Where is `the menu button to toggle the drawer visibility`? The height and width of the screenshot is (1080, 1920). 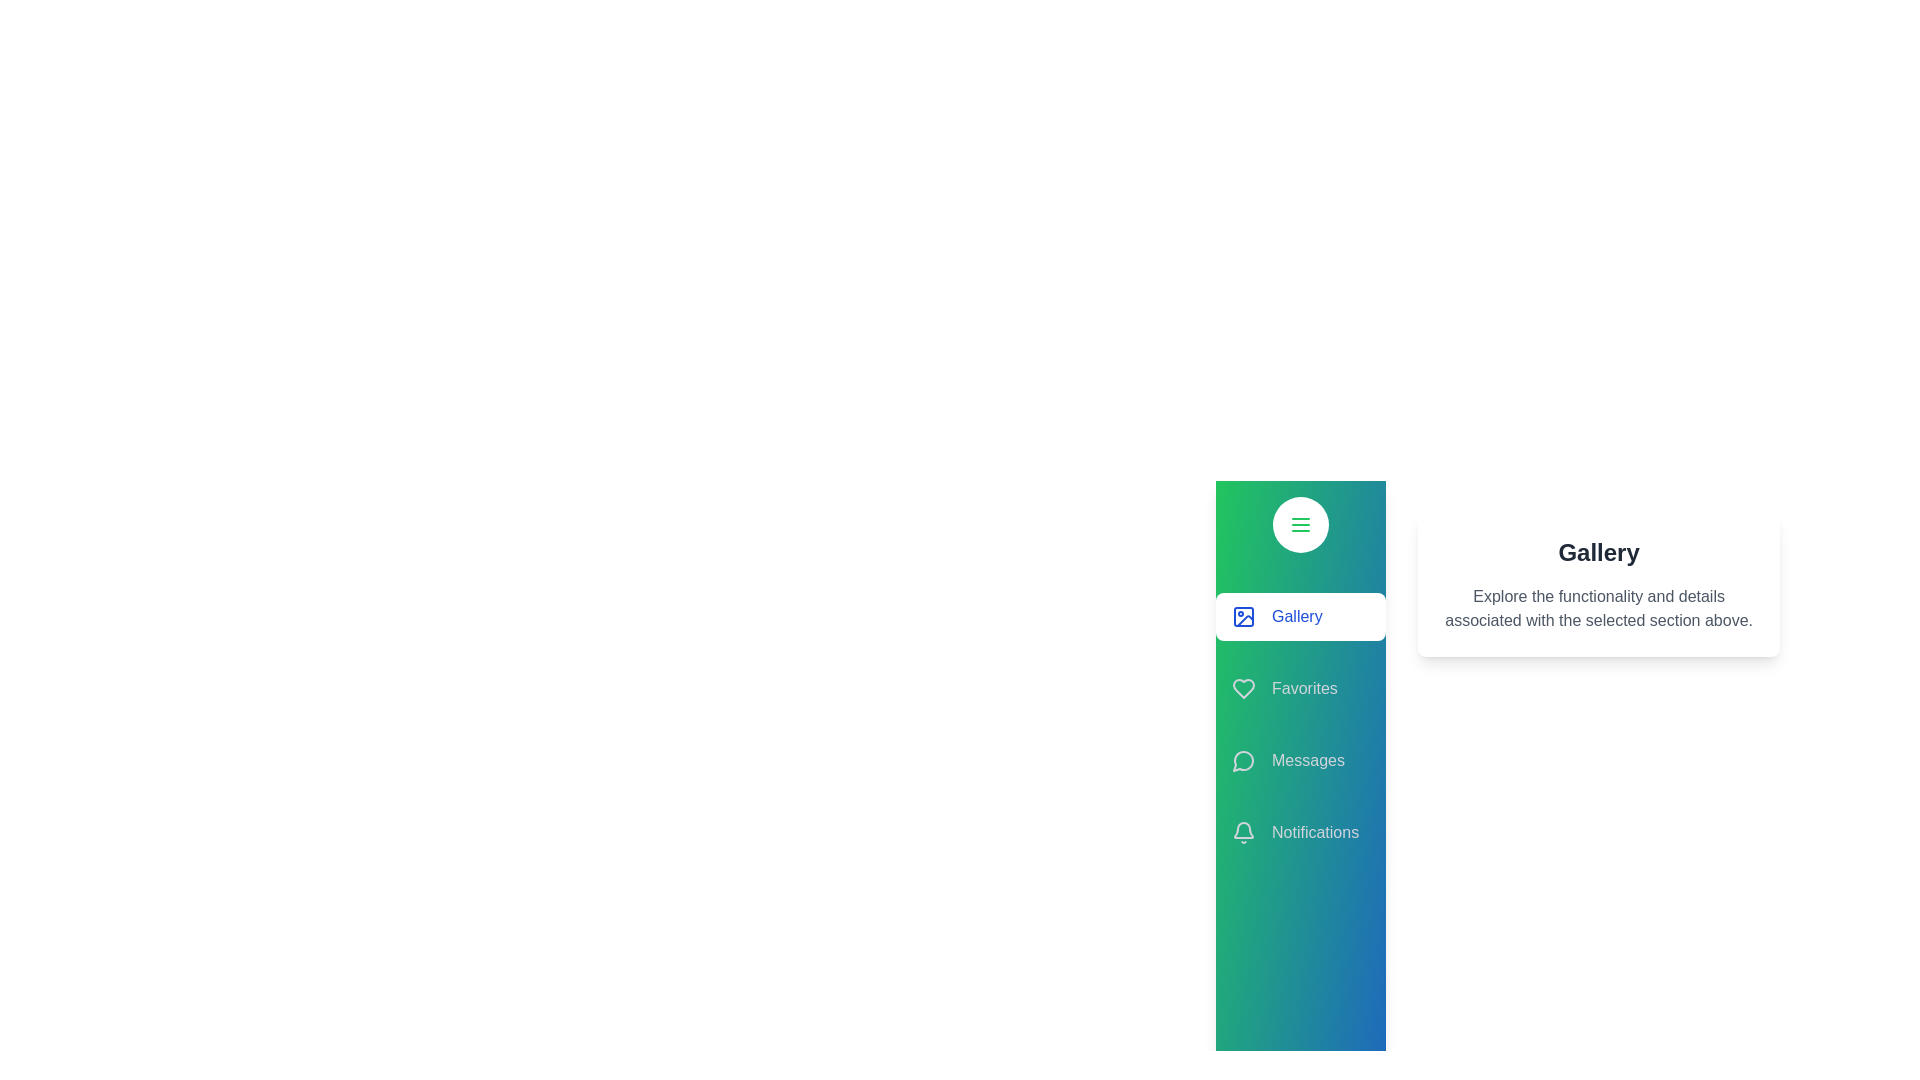
the menu button to toggle the drawer visibility is located at coordinates (1301, 523).